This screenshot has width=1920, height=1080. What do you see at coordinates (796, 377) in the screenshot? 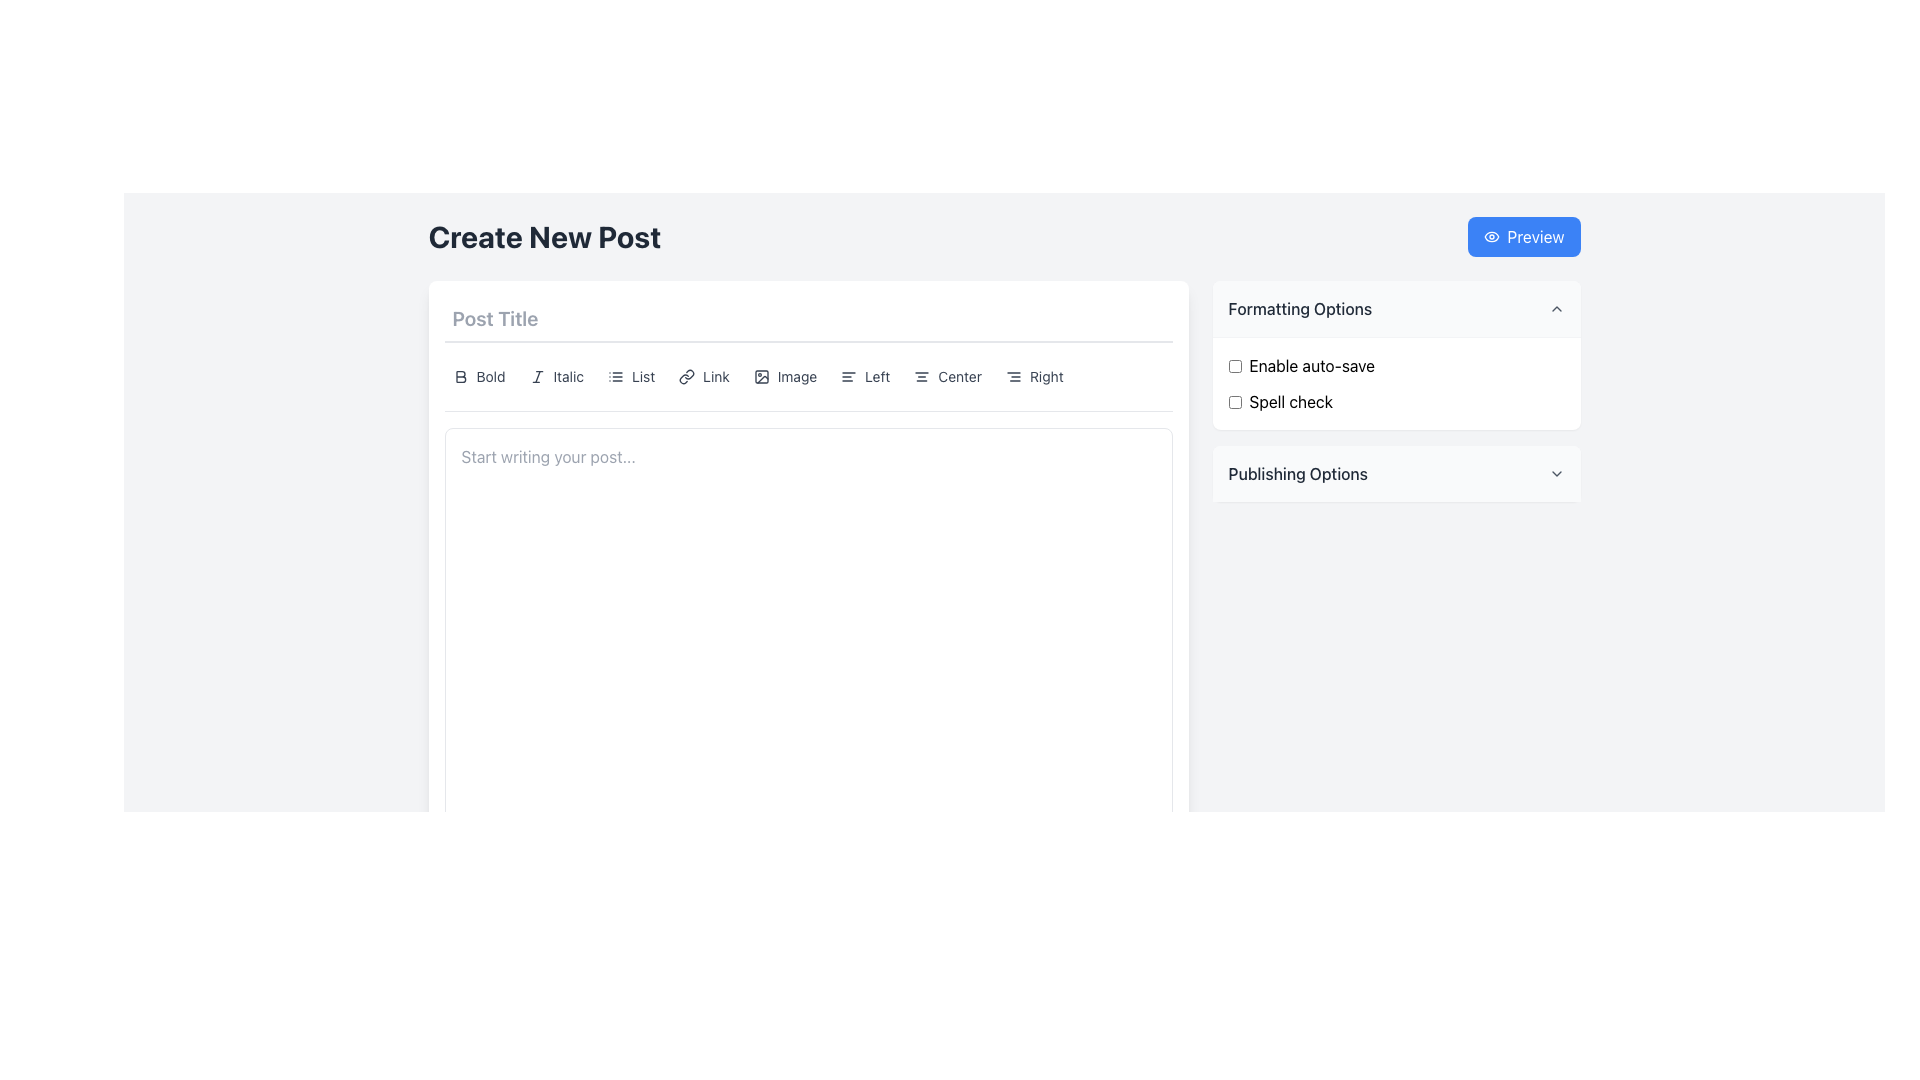
I see `the text label associated with the image insertion button in the text editor toolbar, which is positioned near formatting options like Bold, Italic, and List` at bounding box center [796, 377].